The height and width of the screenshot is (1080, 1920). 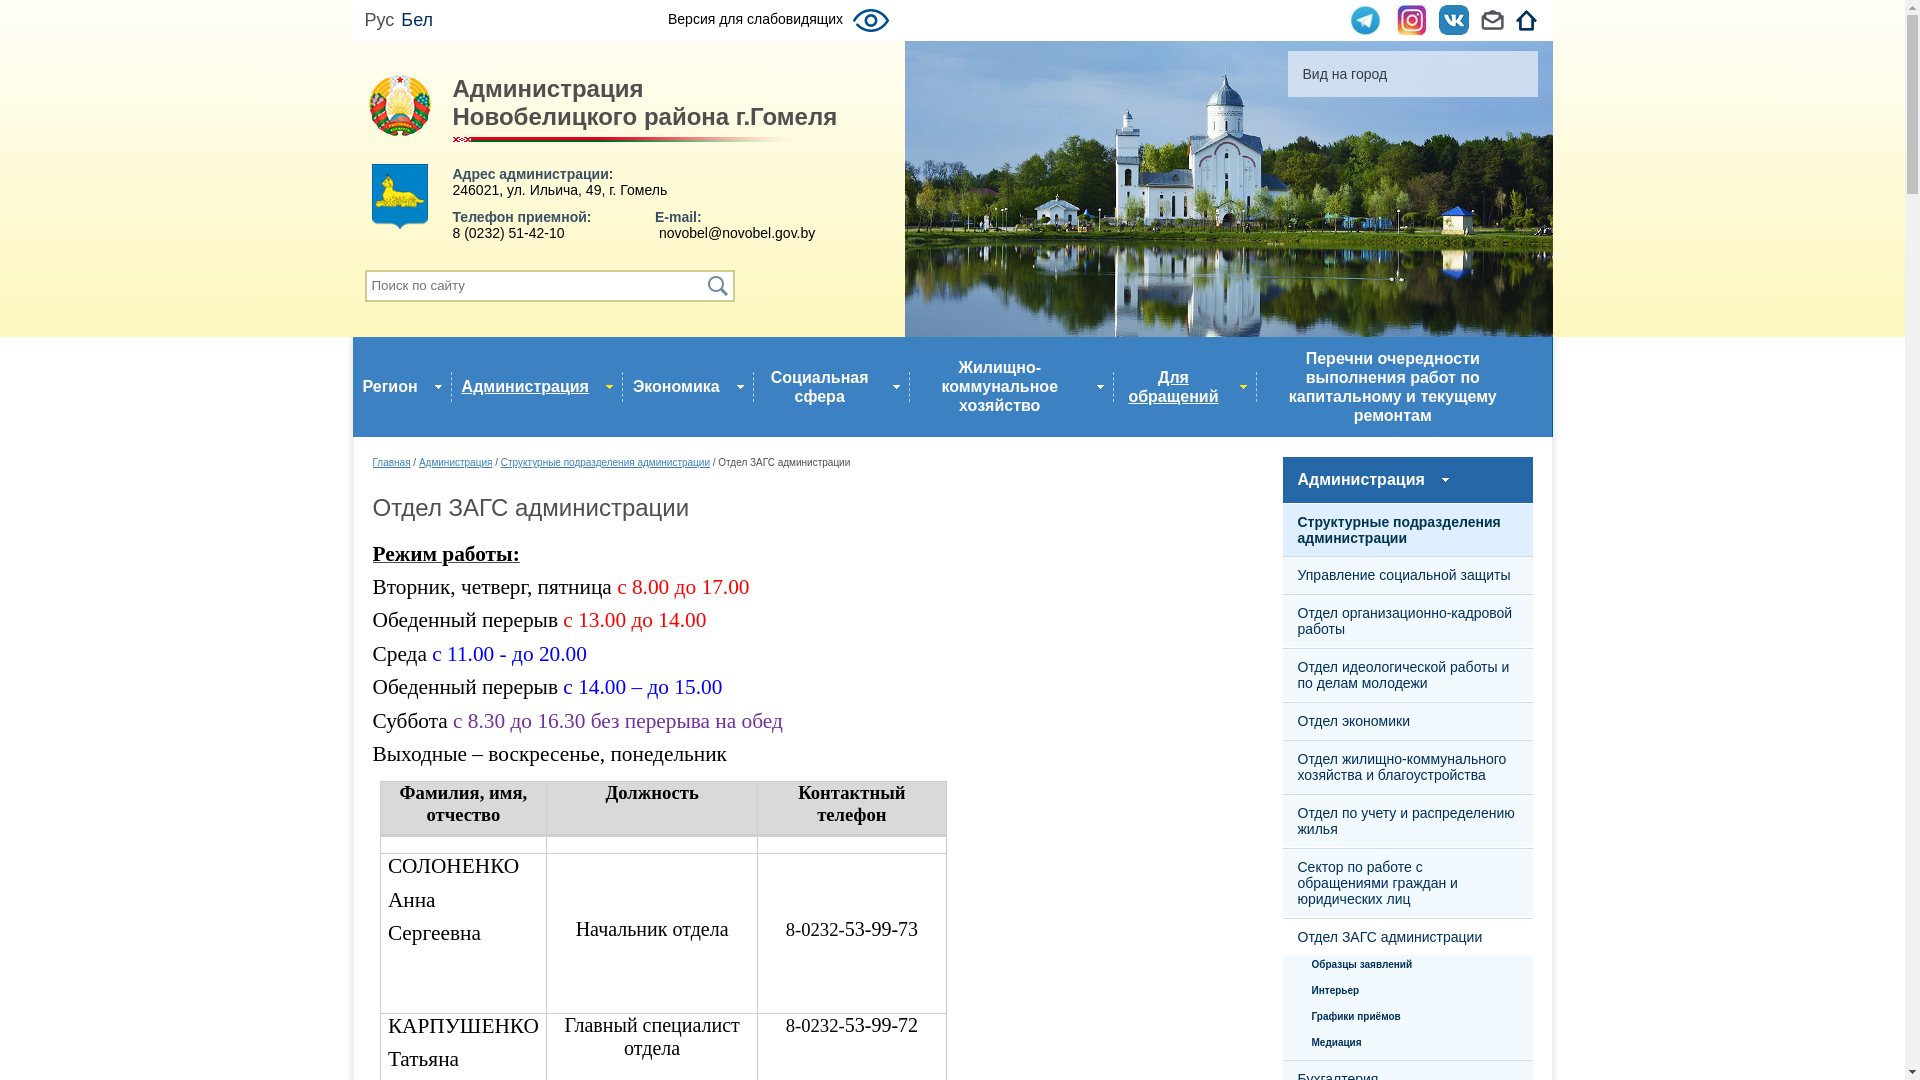 What do you see at coordinates (1409, 19) in the screenshot?
I see `'Instagram'` at bounding box center [1409, 19].